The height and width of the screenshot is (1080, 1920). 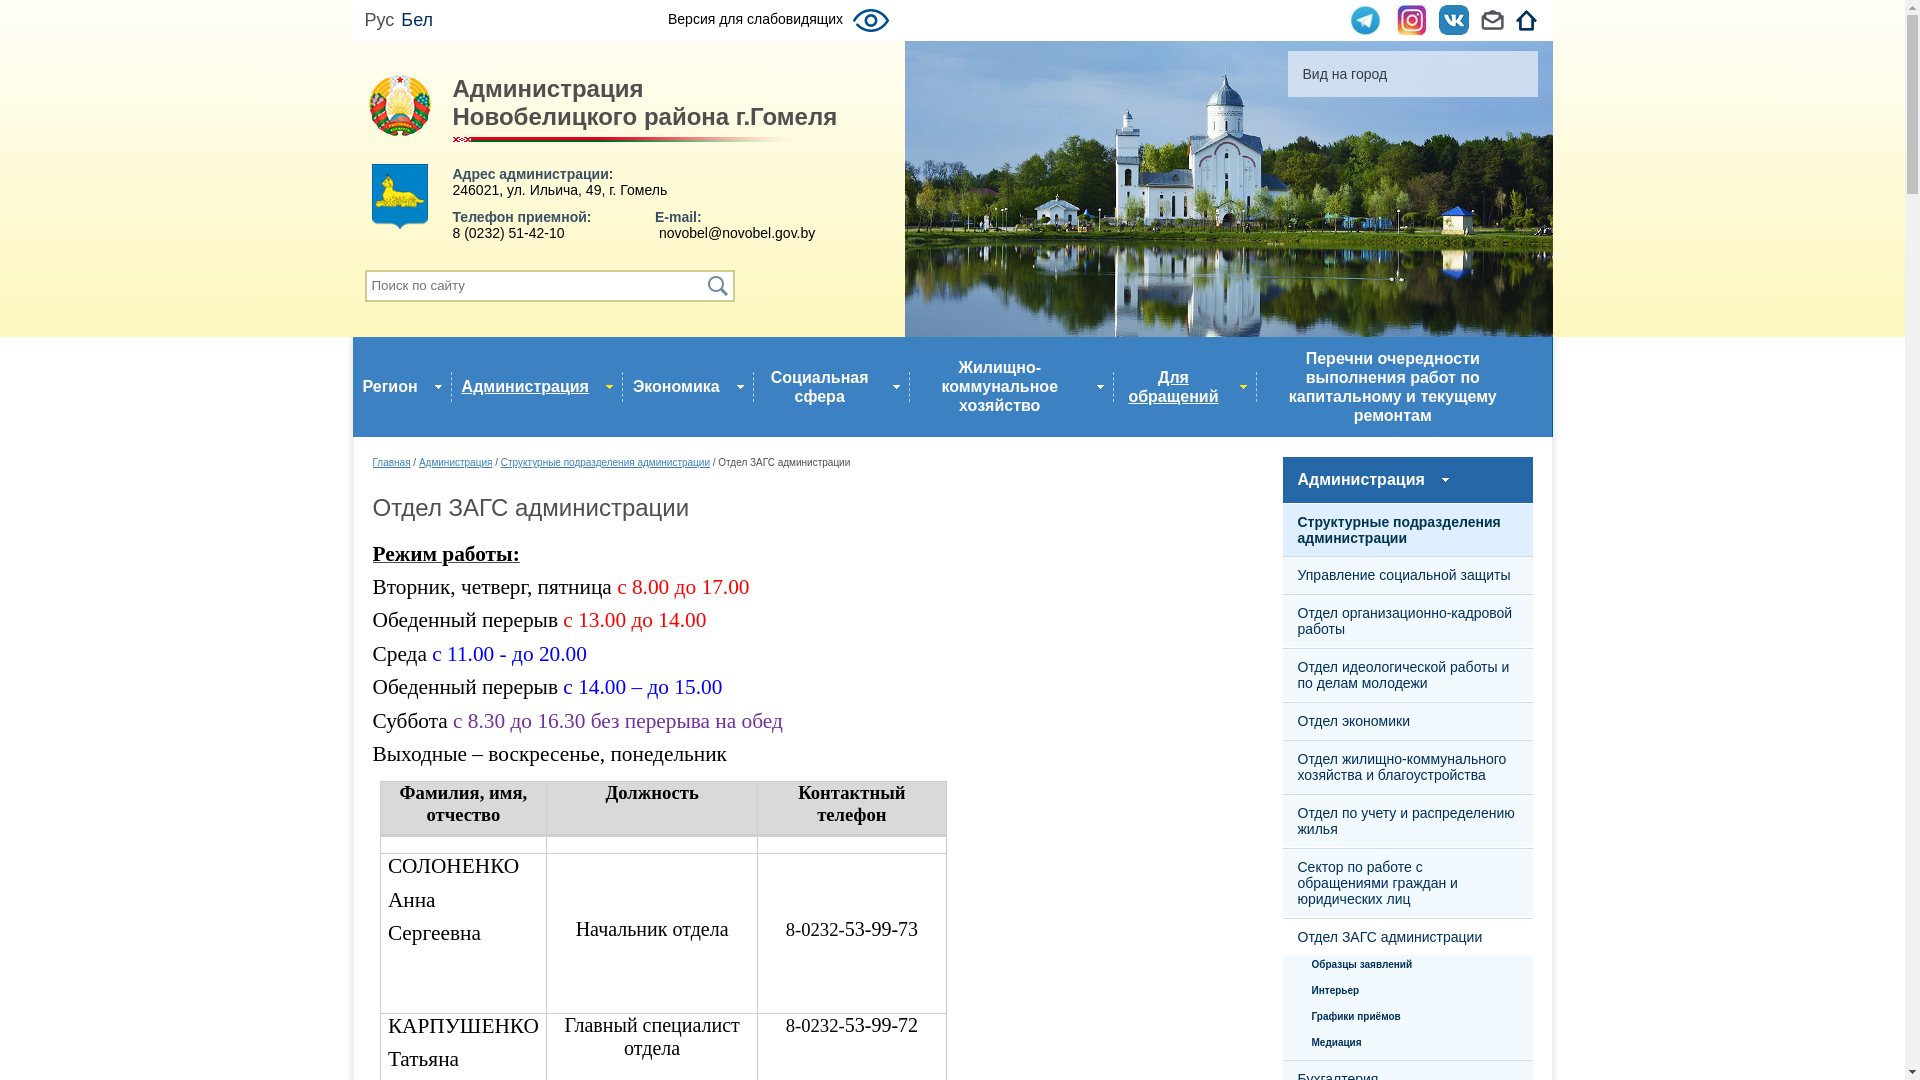 What do you see at coordinates (1409, 19) in the screenshot?
I see `'Instagram'` at bounding box center [1409, 19].